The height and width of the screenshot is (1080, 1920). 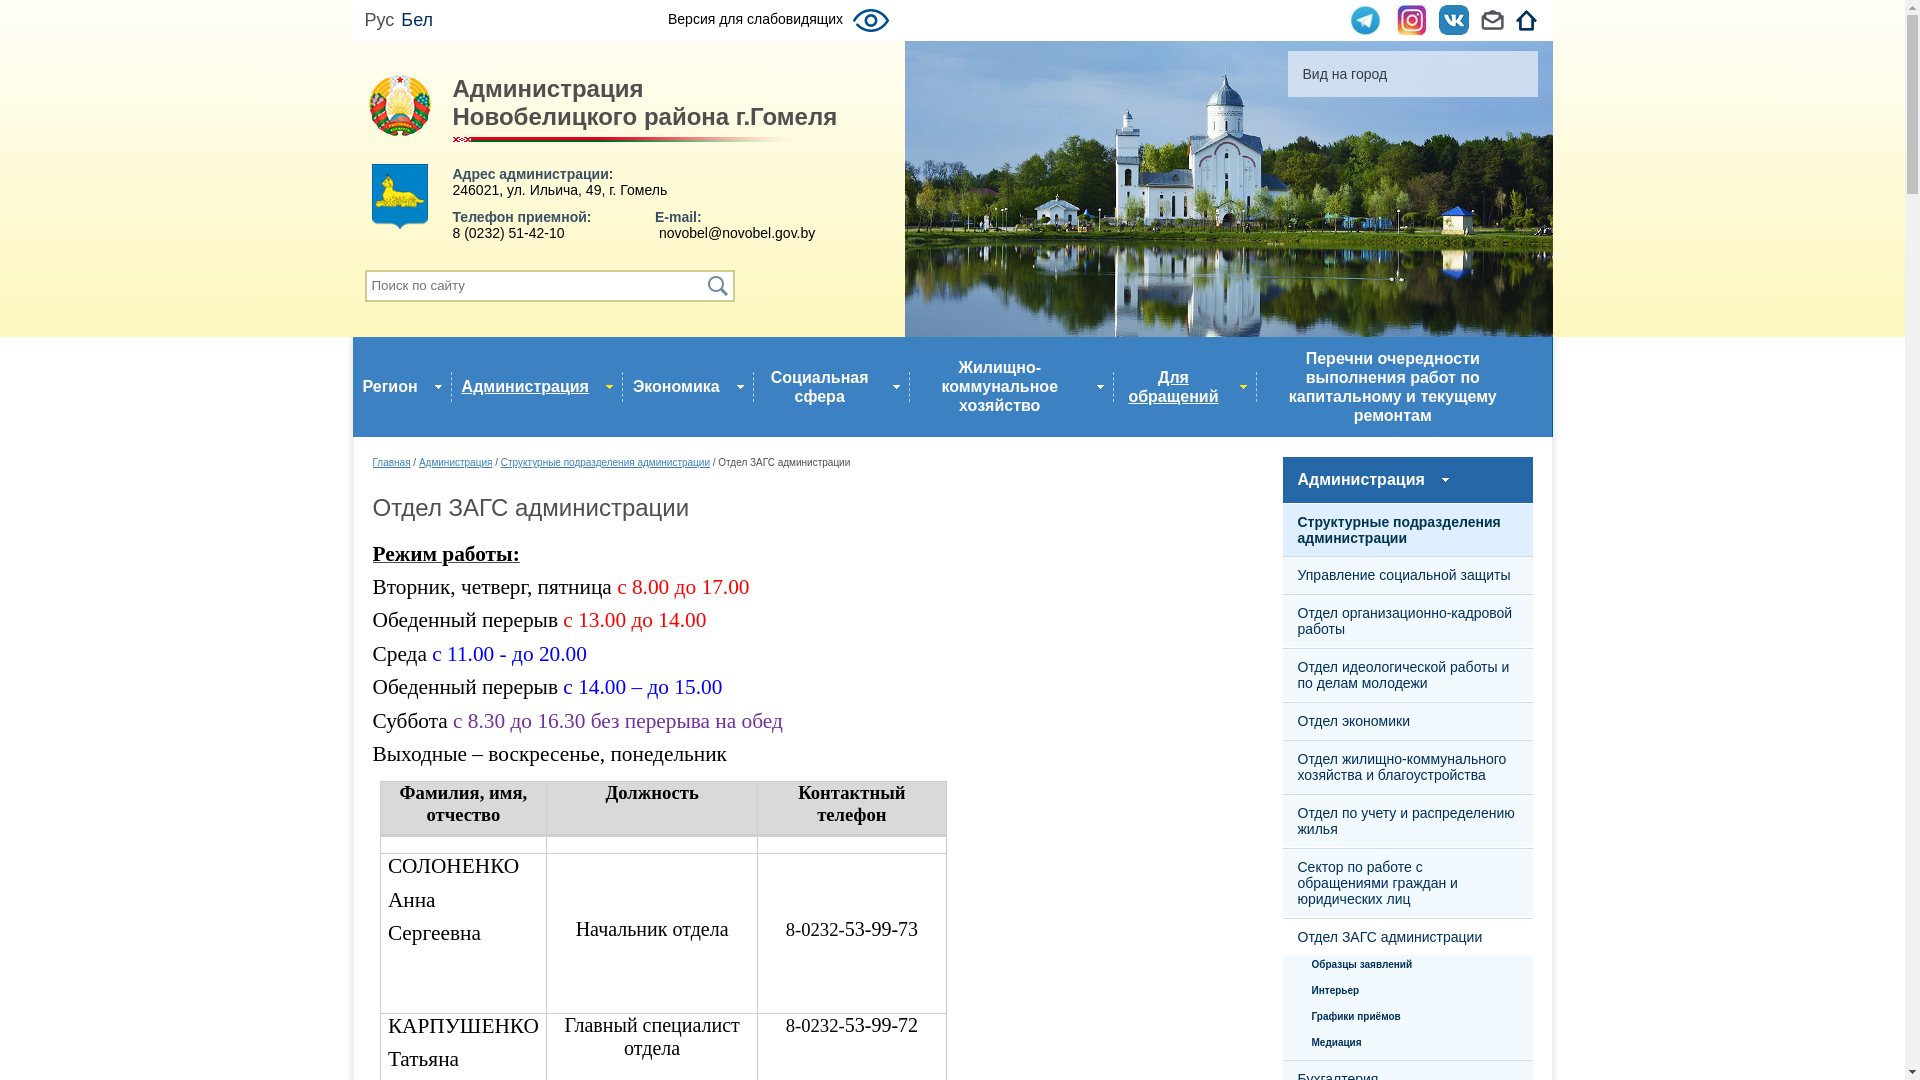 What do you see at coordinates (1409, 19) in the screenshot?
I see `'Instagram'` at bounding box center [1409, 19].